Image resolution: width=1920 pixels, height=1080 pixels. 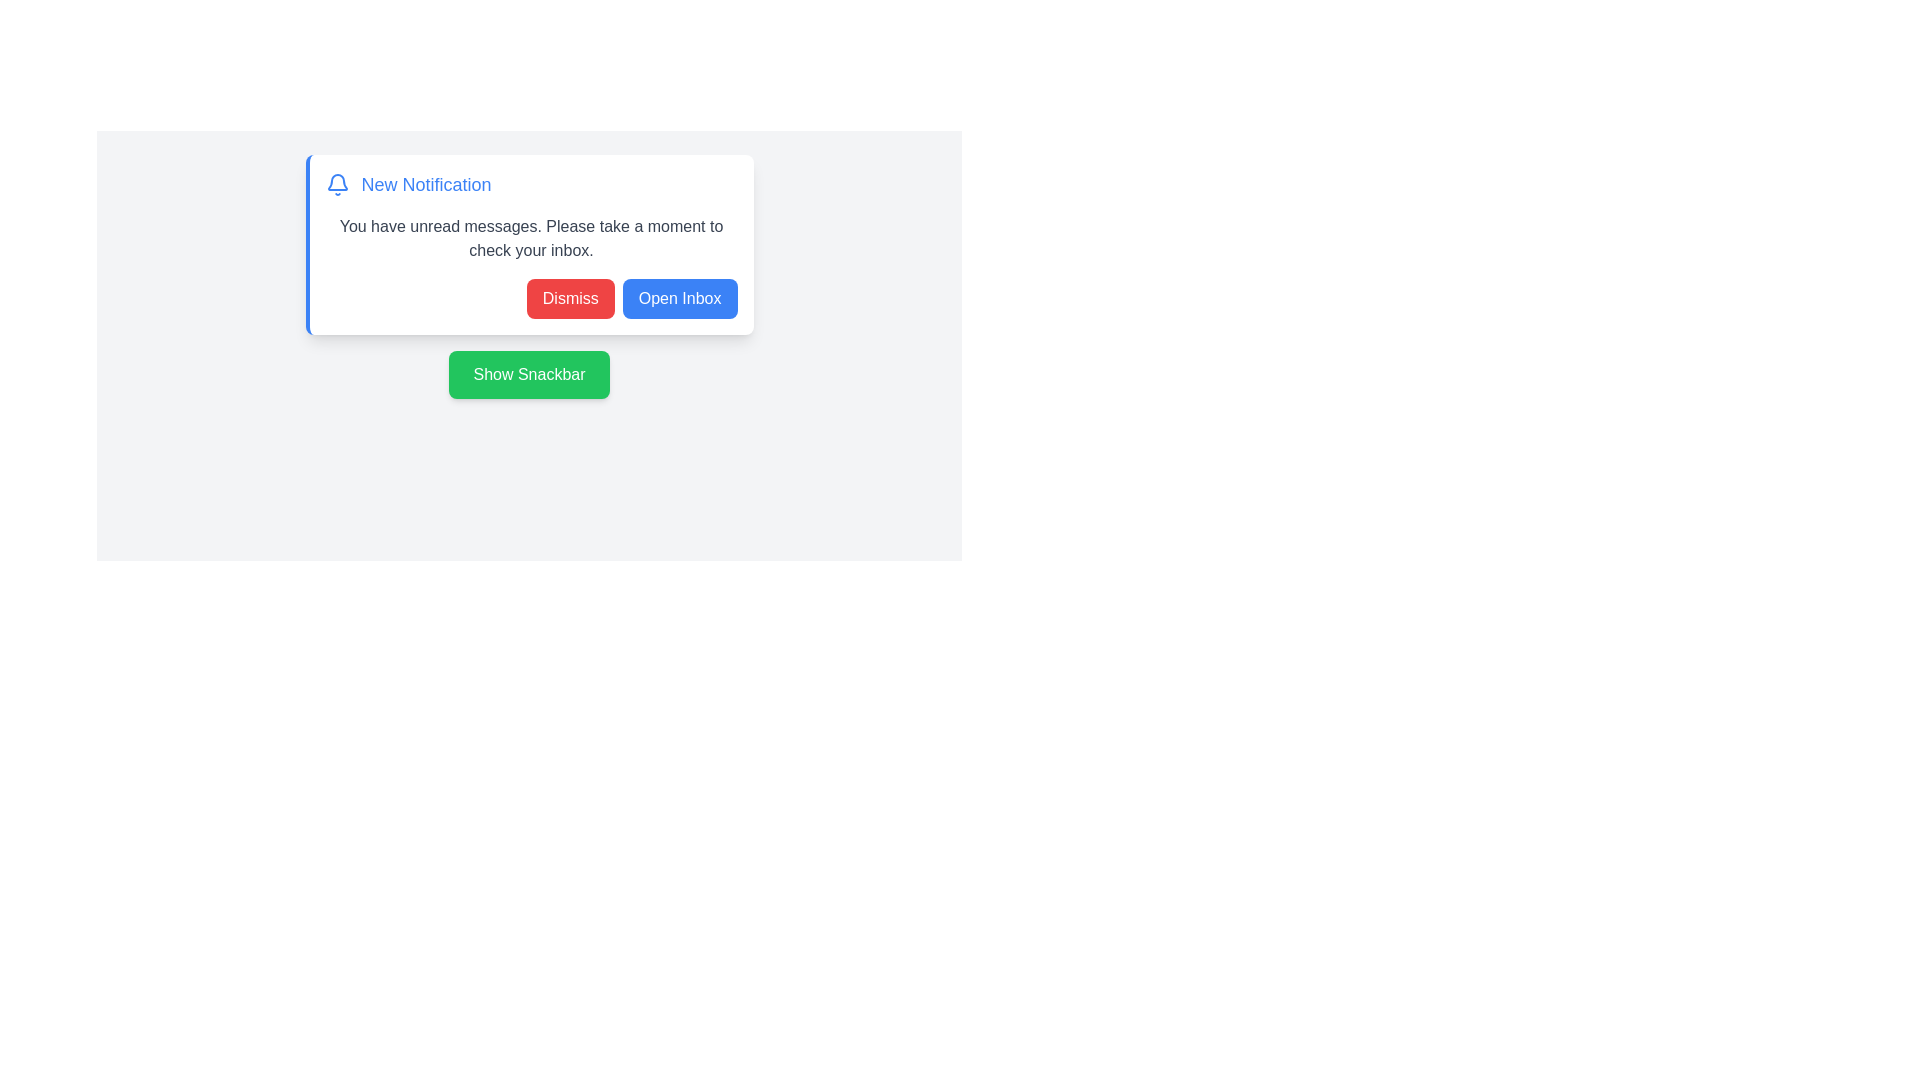 I want to click on the 'Show Snackbar' button to display the snackbar, so click(x=529, y=374).